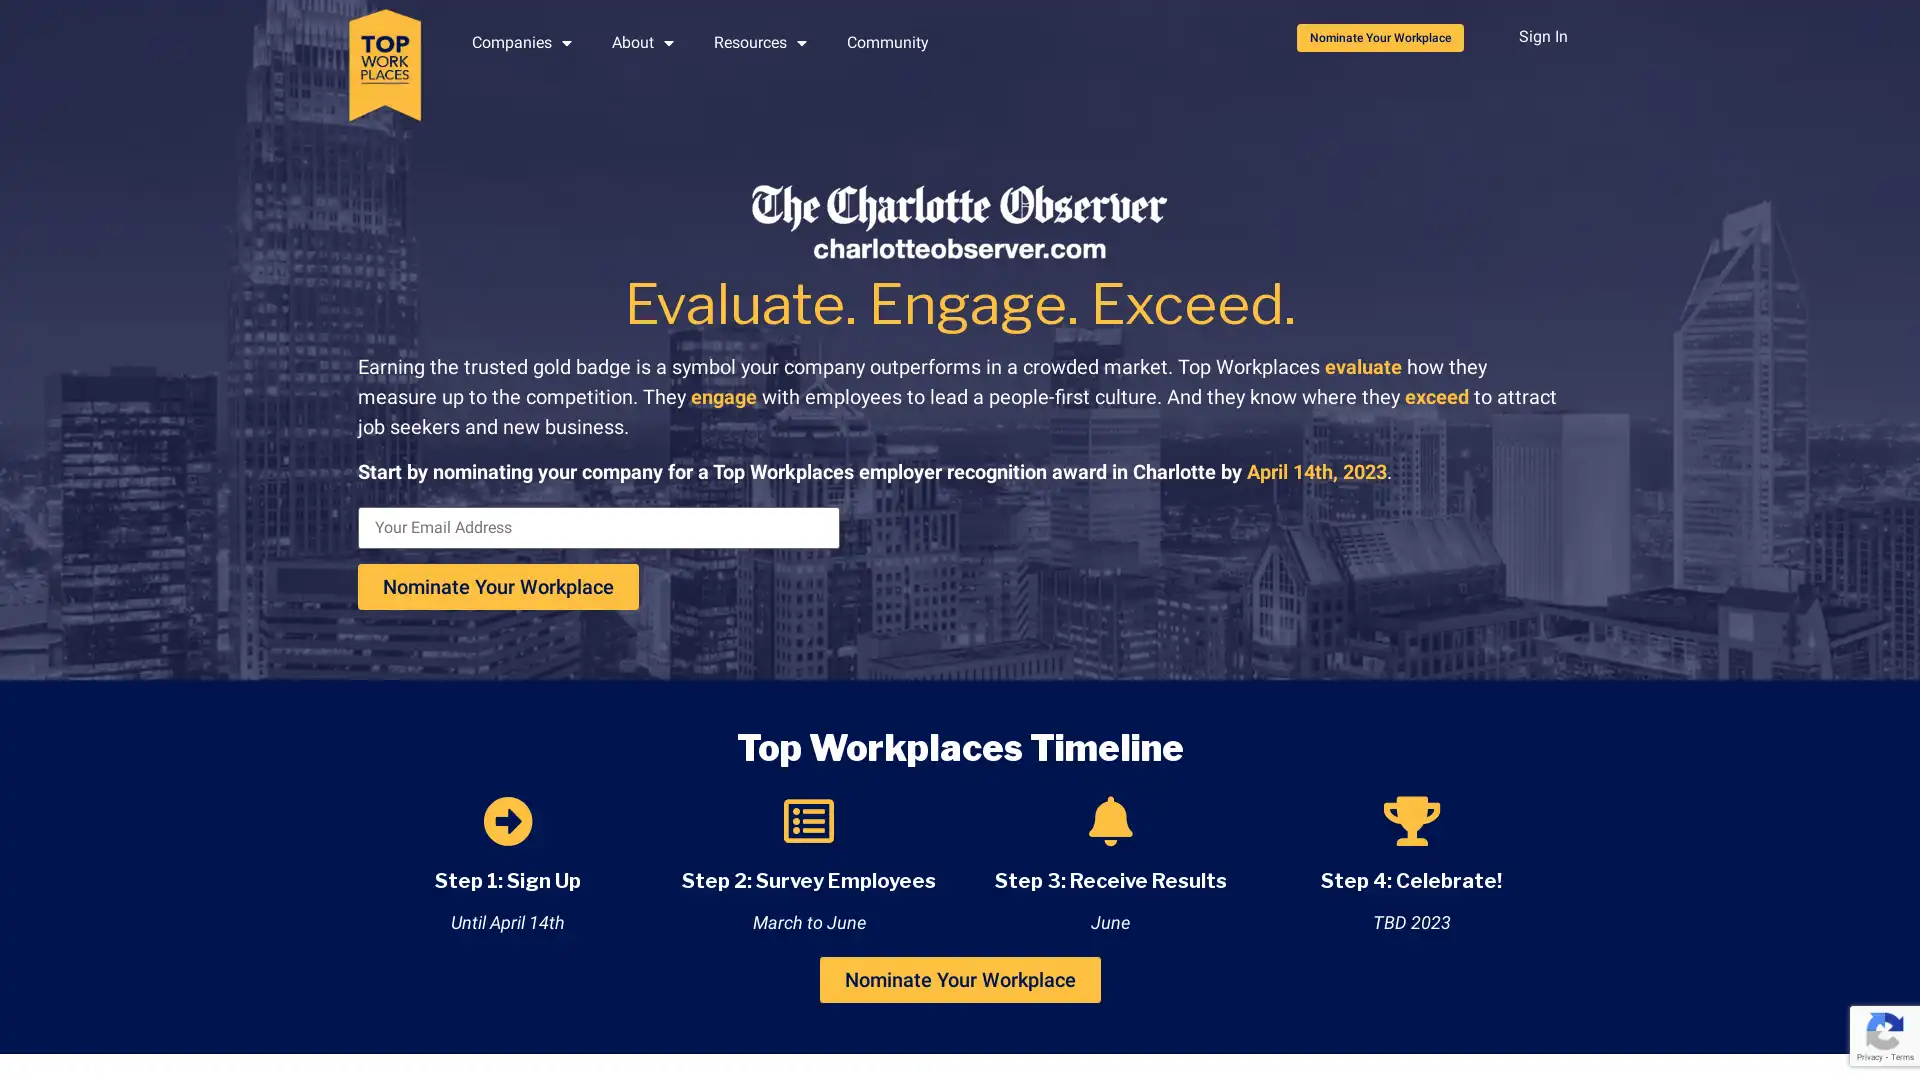 The height and width of the screenshot is (1080, 1920). Describe the element at coordinates (497, 585) in the screenshot. I see `Nominate Your Workplace` at that location.